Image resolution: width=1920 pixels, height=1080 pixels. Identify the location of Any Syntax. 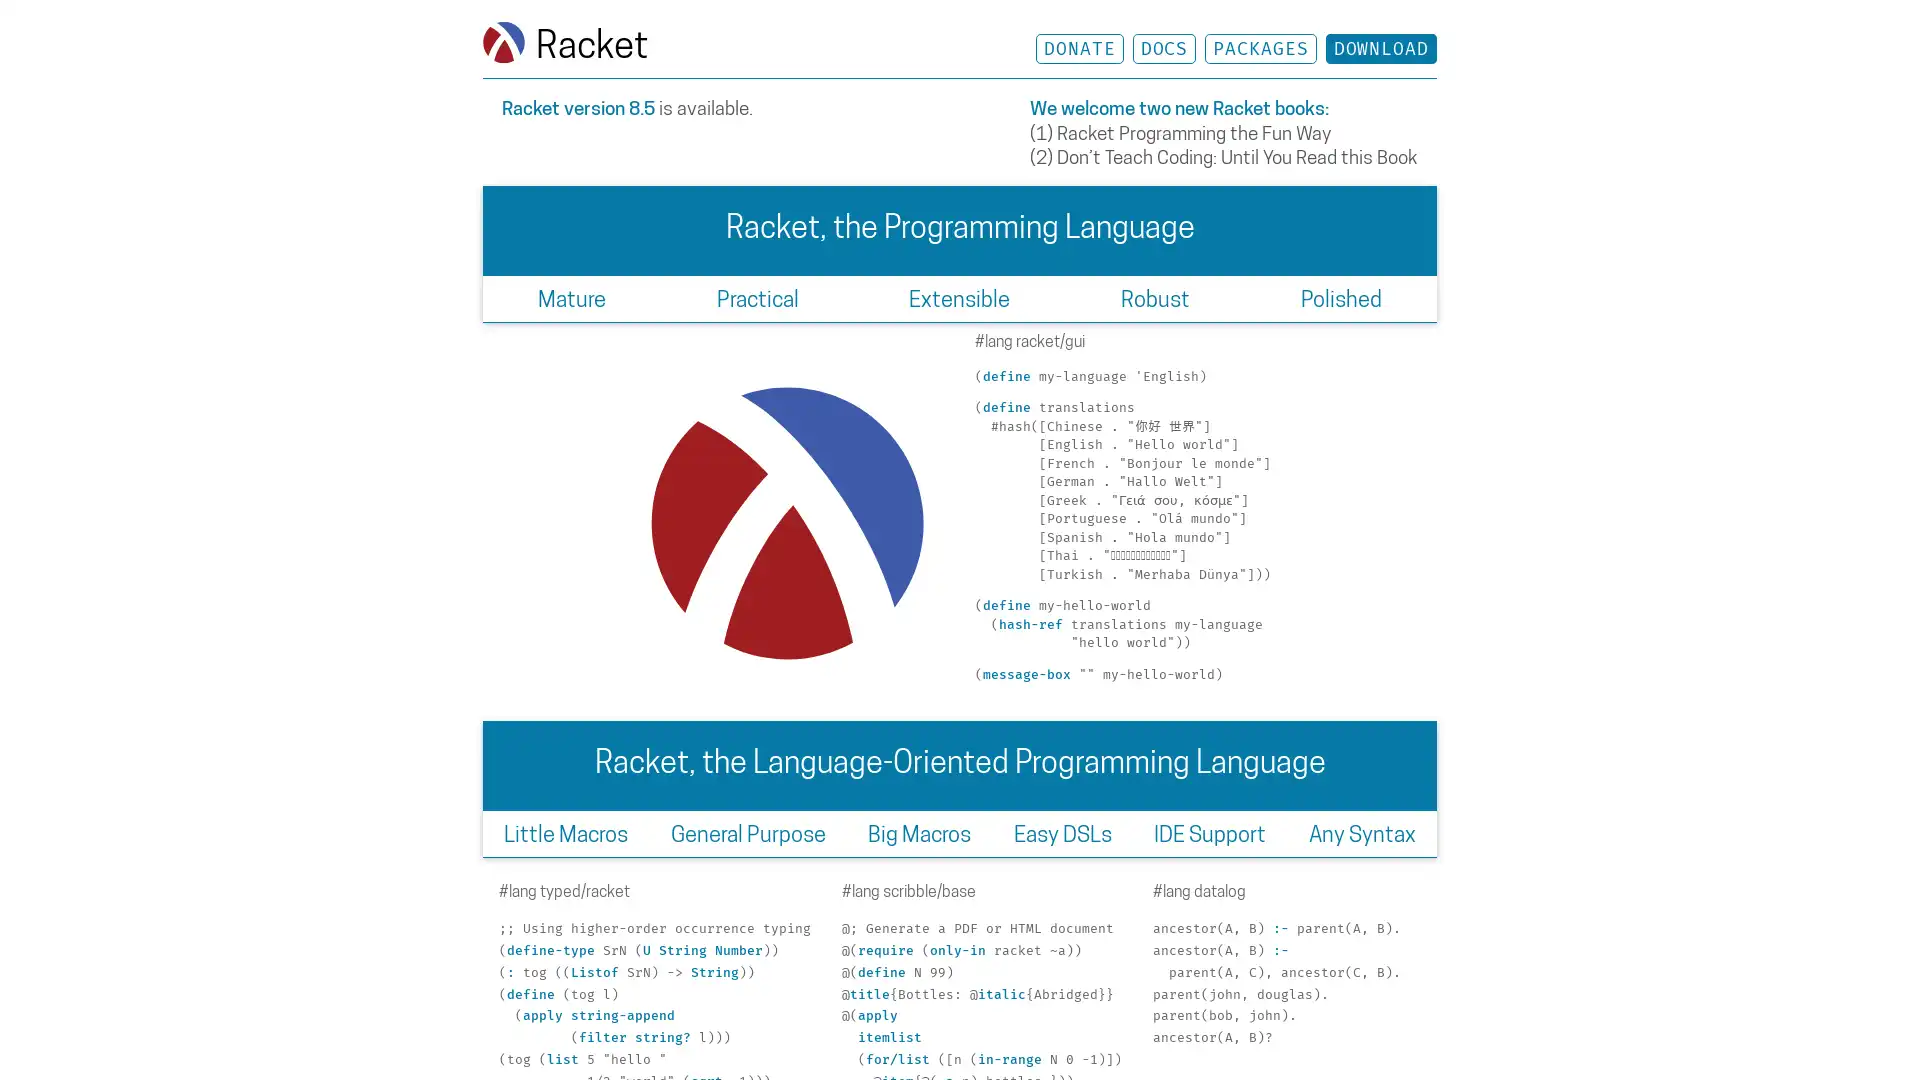
(1361, 833).